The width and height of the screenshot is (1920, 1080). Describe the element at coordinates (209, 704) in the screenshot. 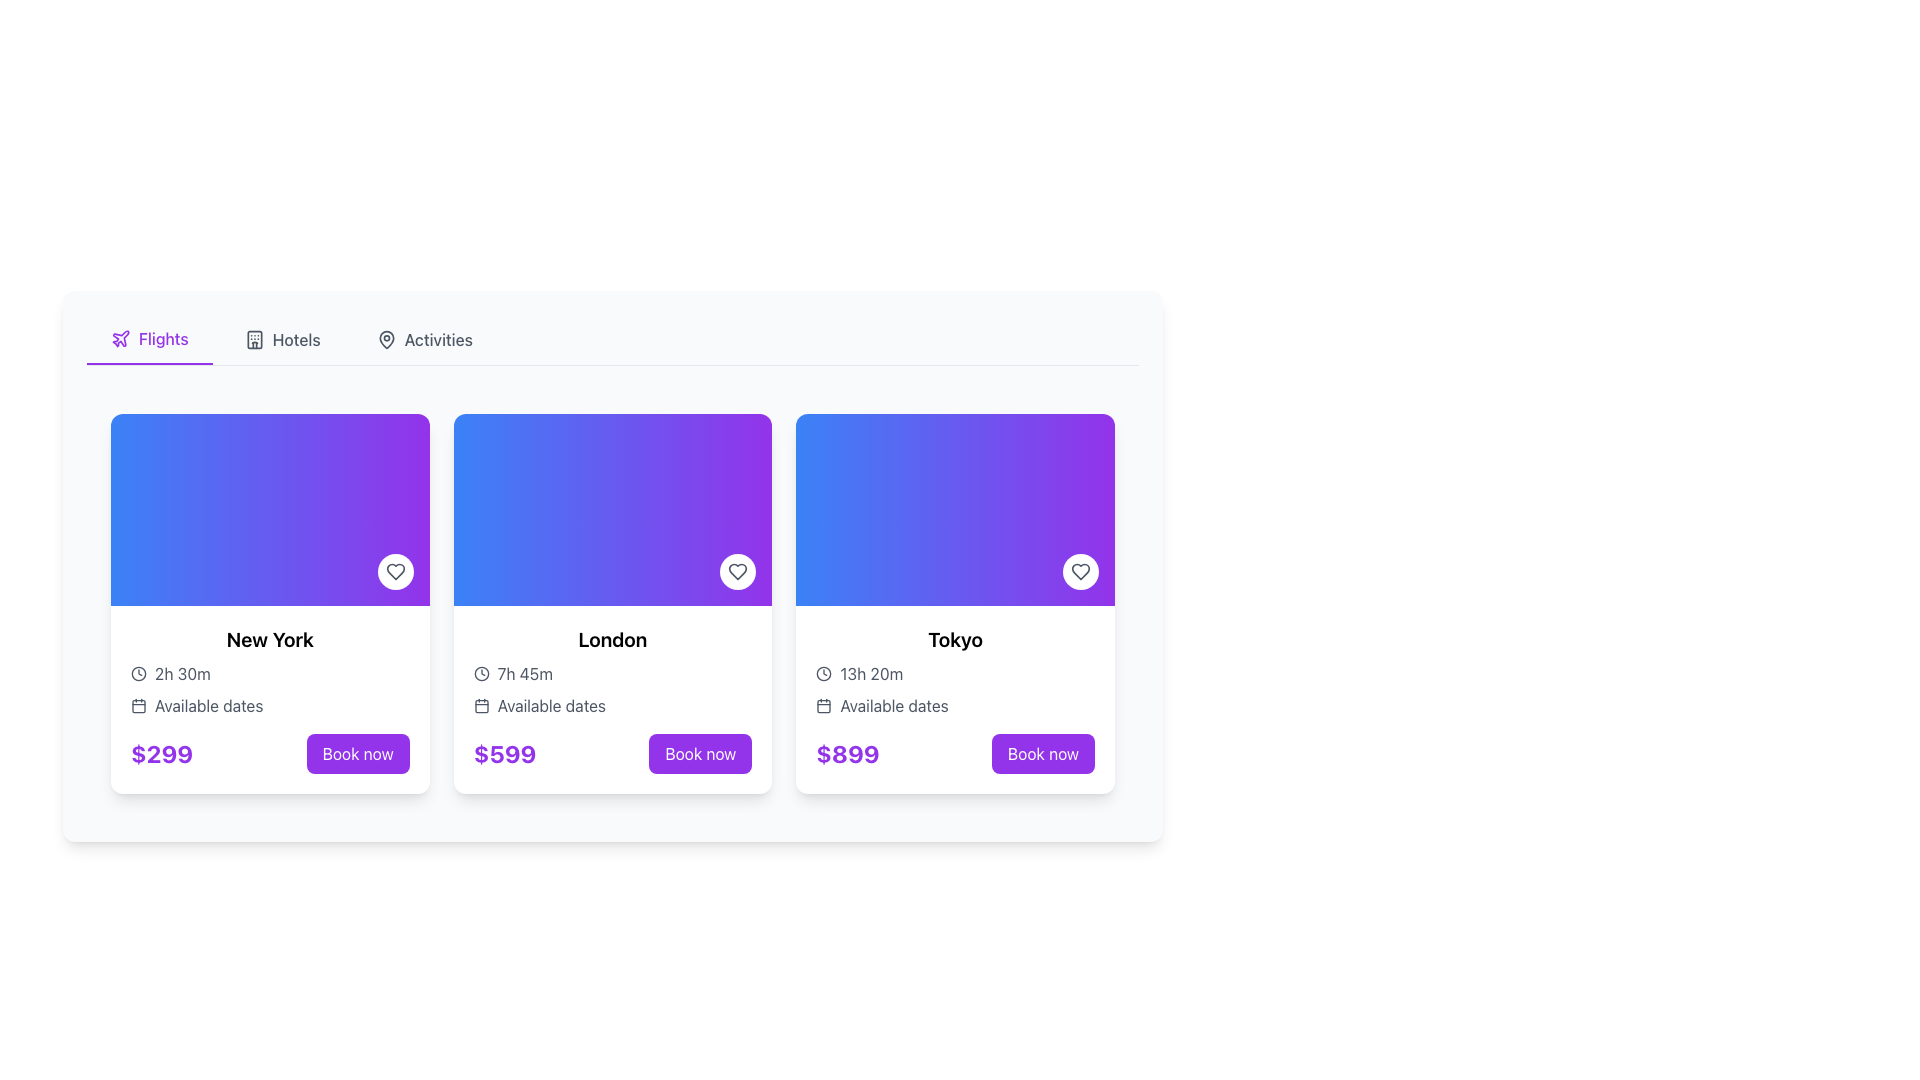

I see `the descriptive text label indicating availability or schedule for the travel item 'New York', positioned below the calendar icon` at that location.